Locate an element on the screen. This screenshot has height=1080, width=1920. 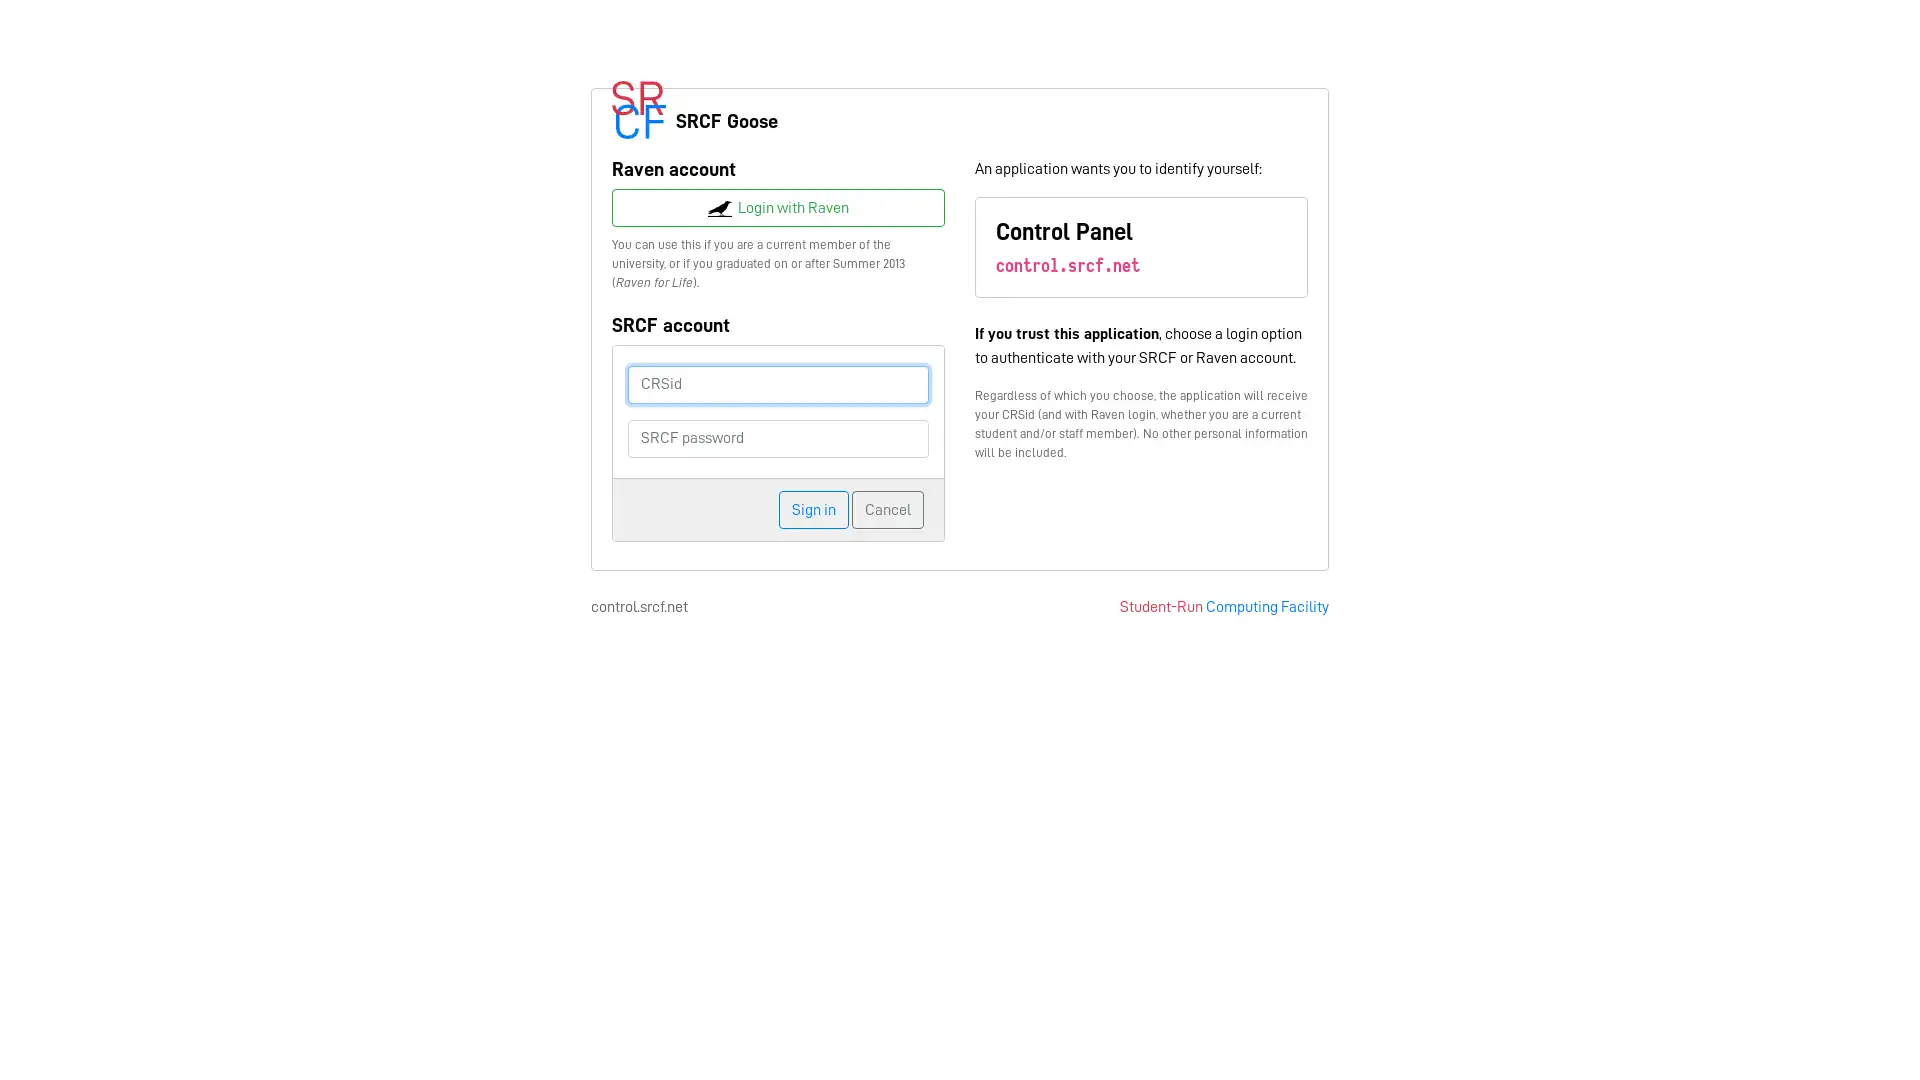
Cancel is located at coordinates (887, 508).